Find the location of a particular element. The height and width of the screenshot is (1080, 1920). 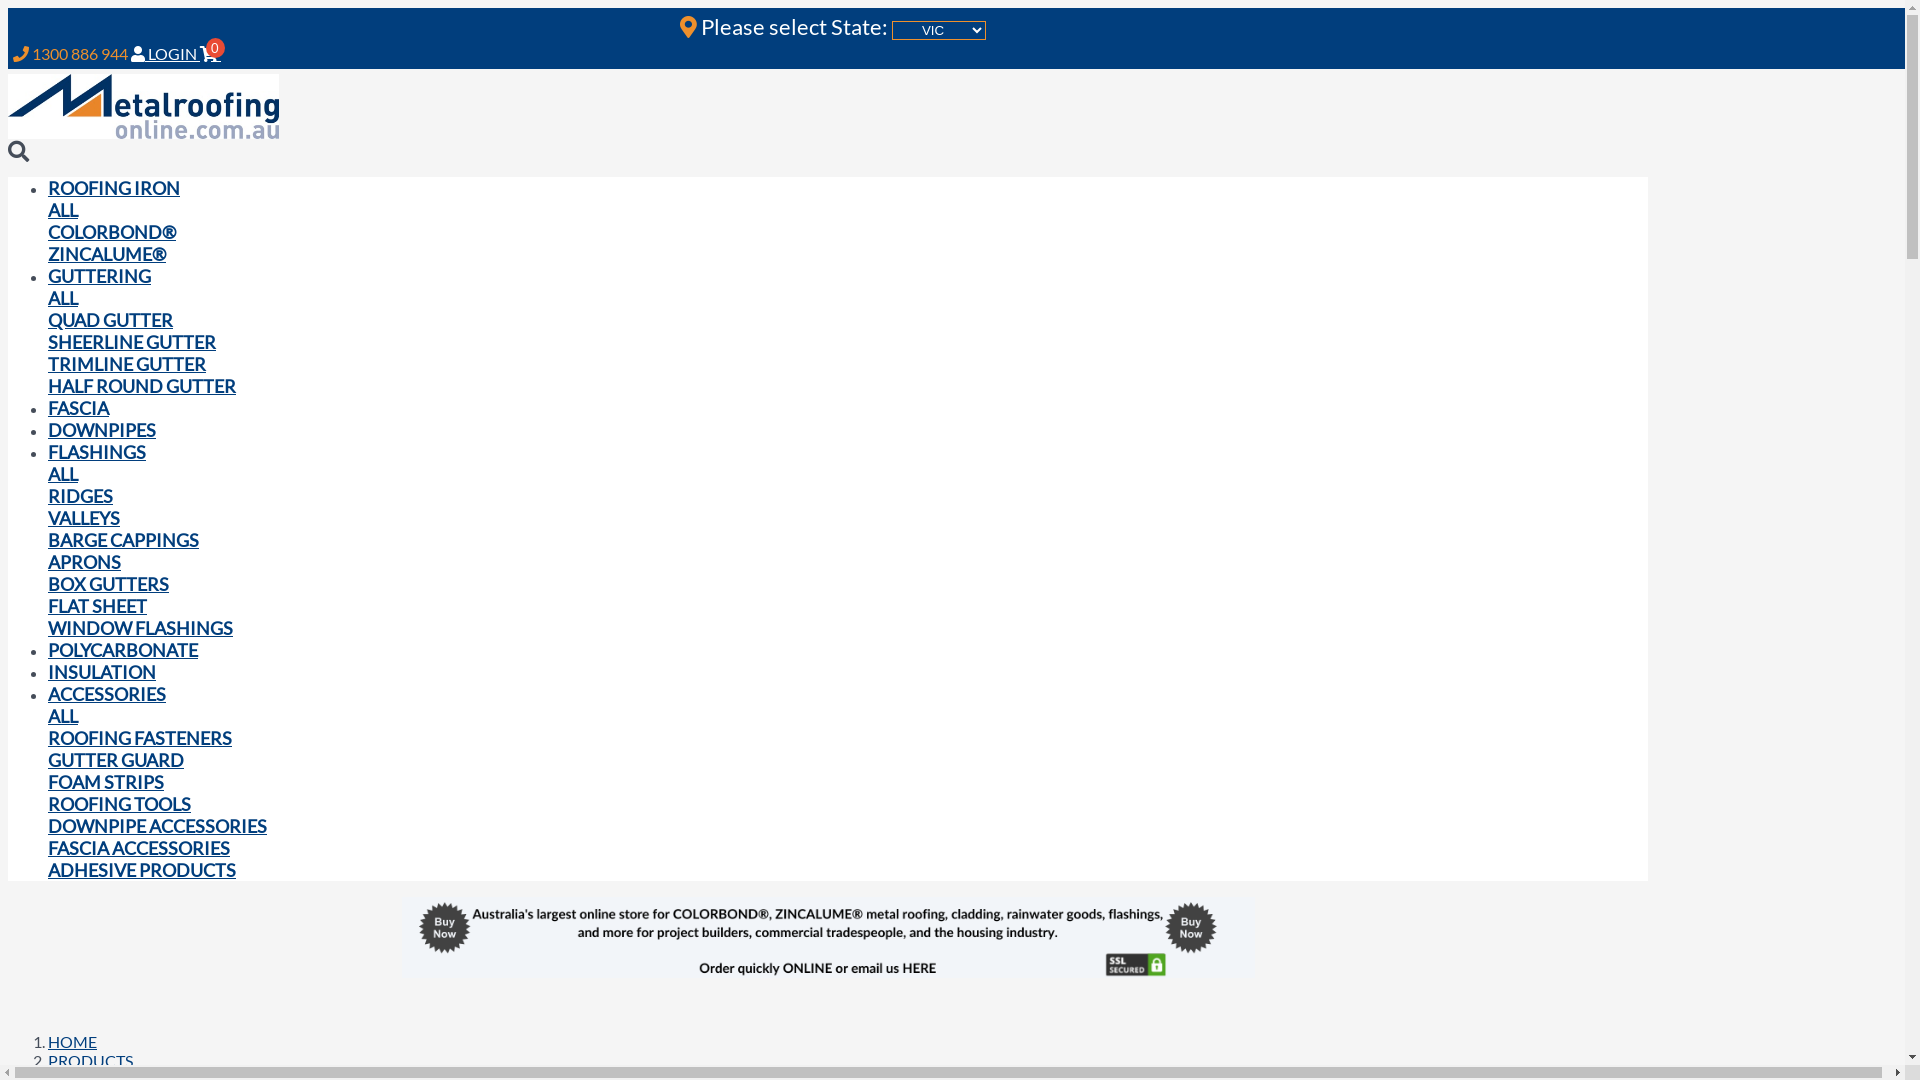

'FASCIA' is located at coordinates (78, 407).